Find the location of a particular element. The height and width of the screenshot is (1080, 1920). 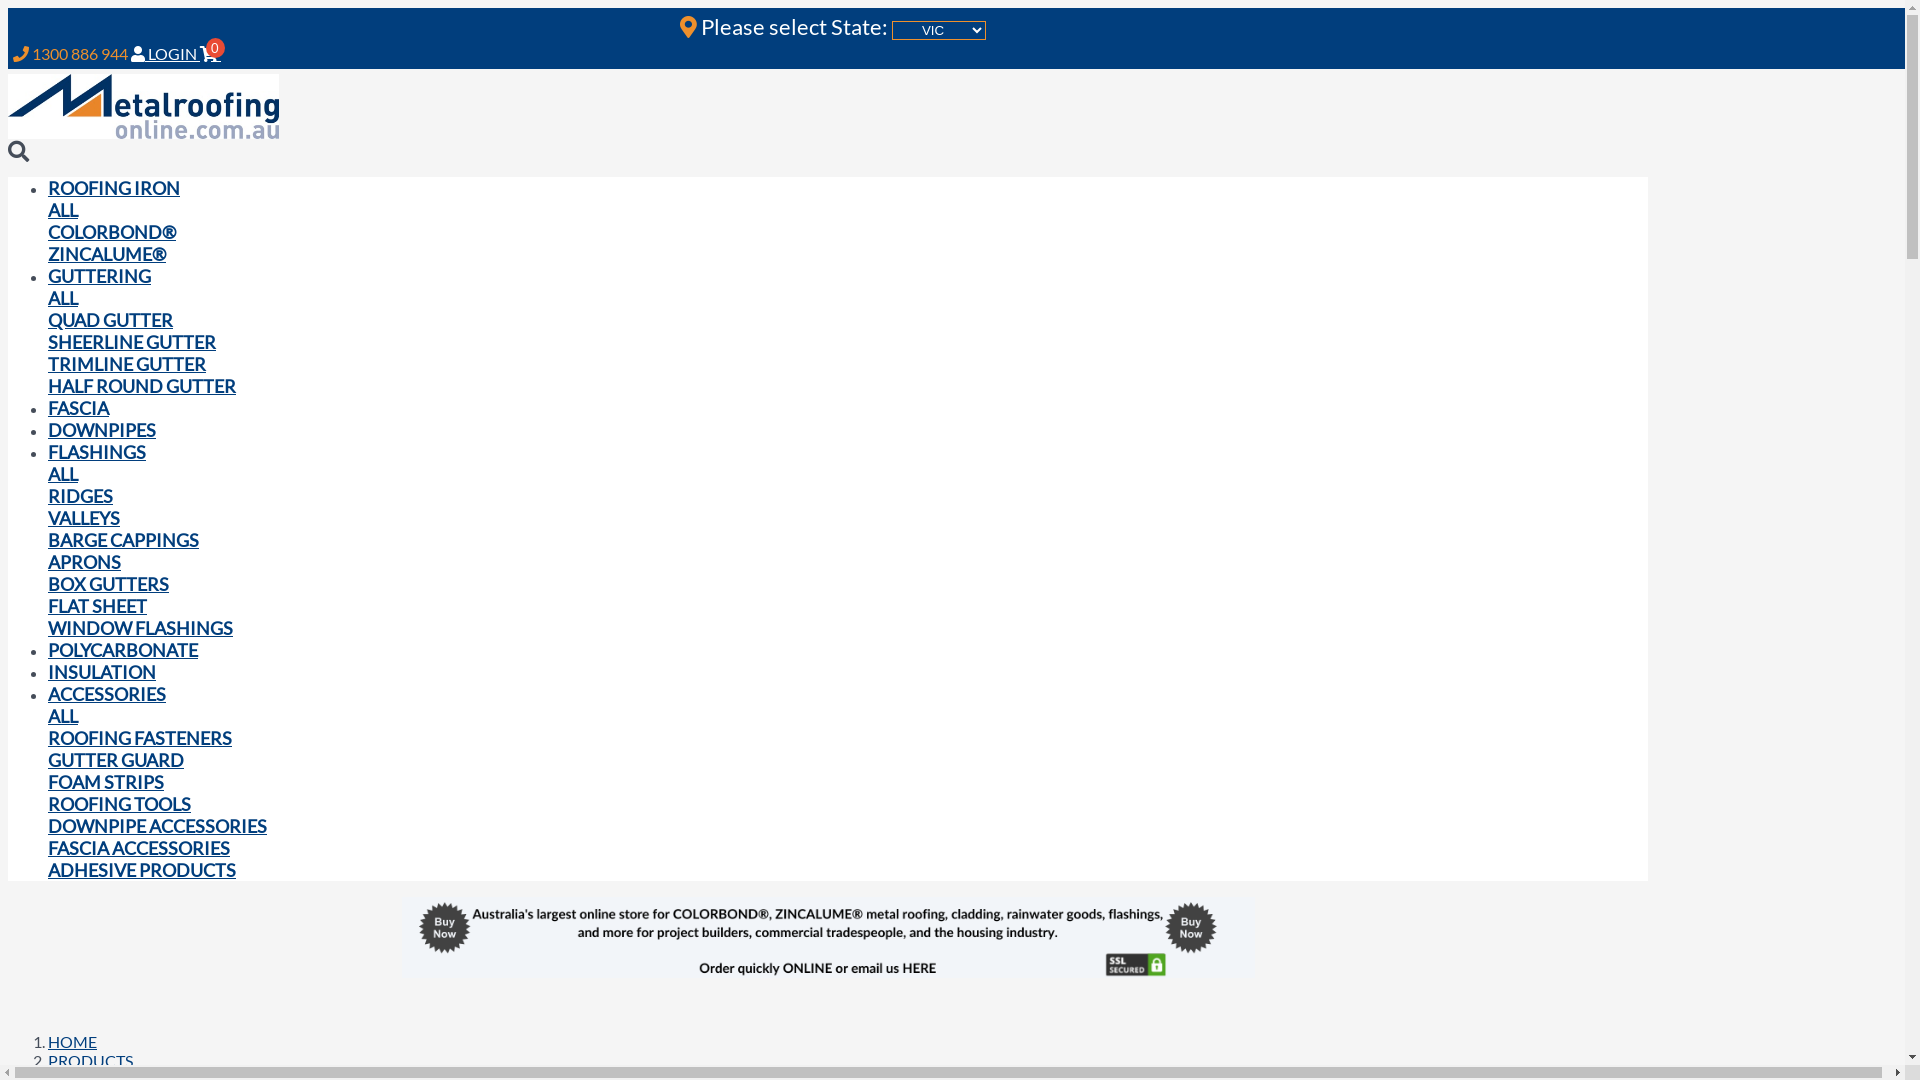

'FASCIA' is located at coordinates (78, 407).